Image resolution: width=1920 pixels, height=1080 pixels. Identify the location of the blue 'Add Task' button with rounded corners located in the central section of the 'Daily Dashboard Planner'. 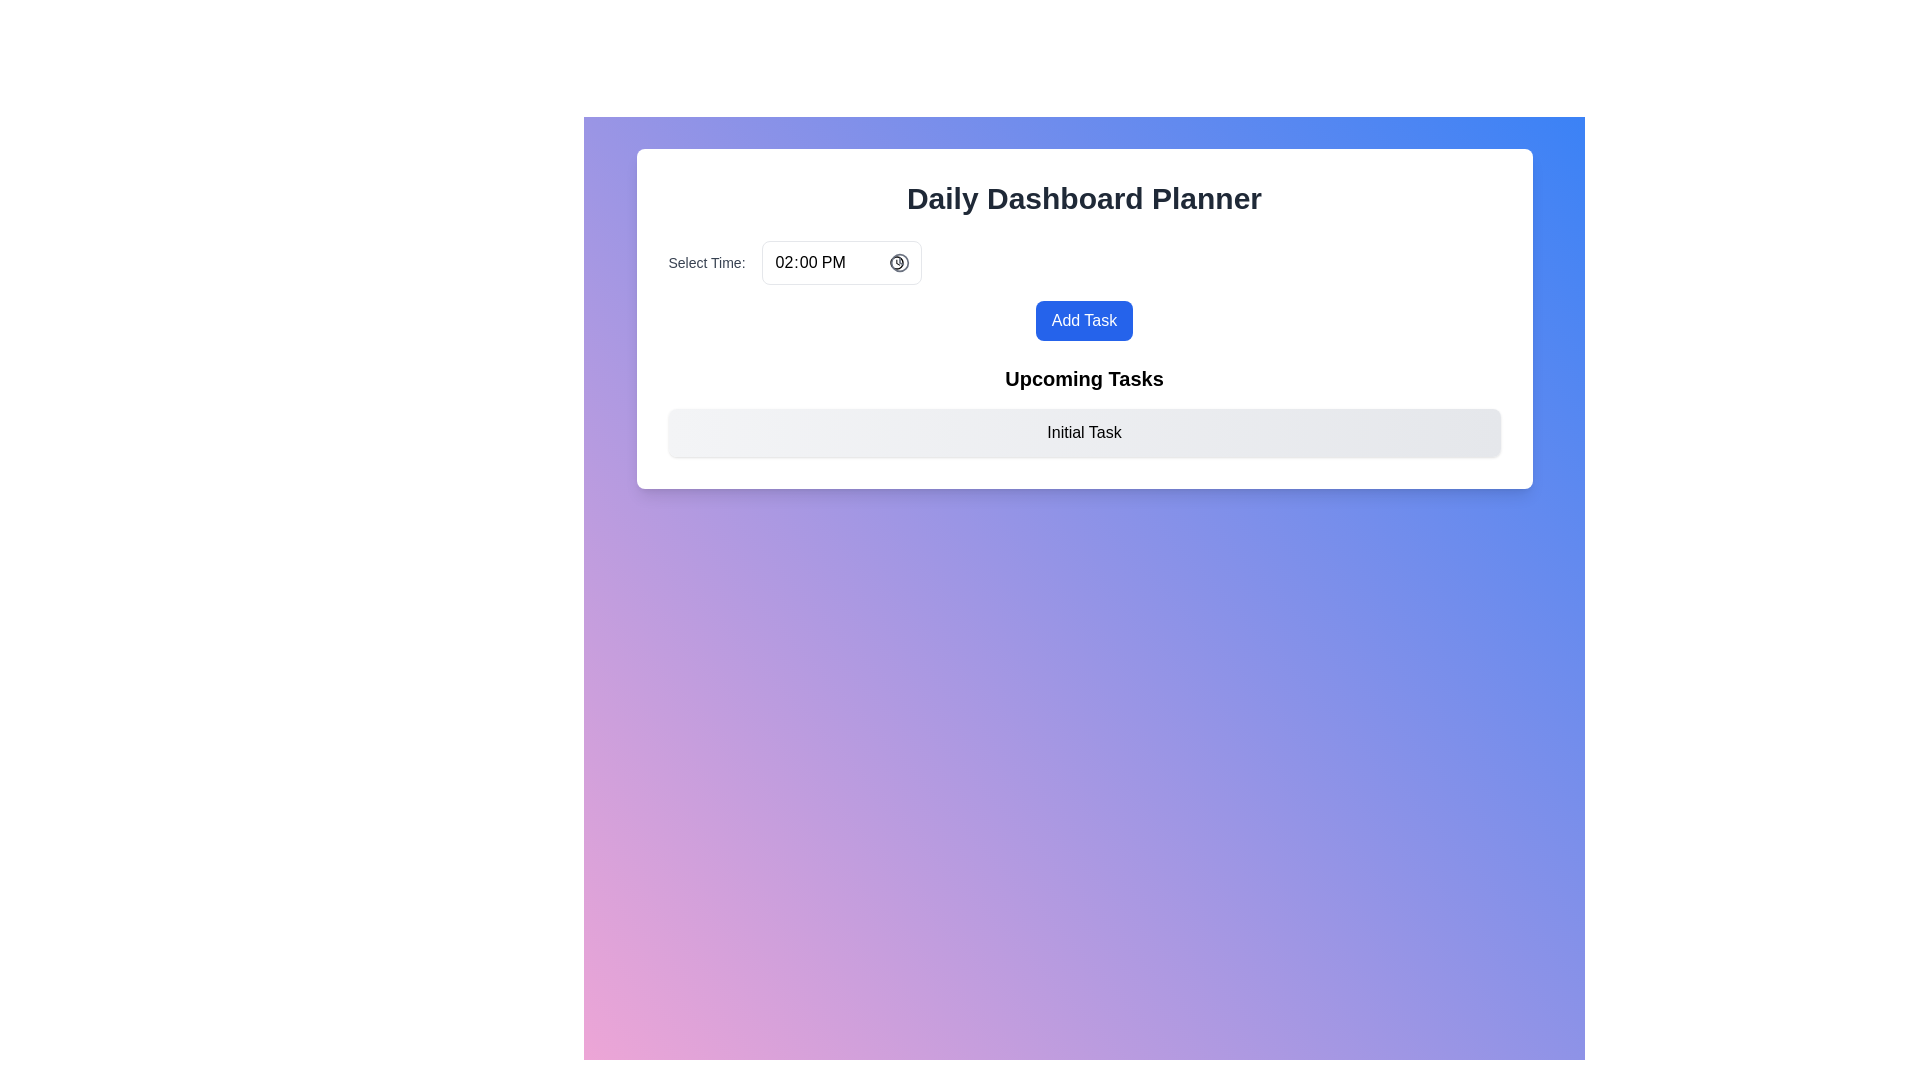
(1083, 319).